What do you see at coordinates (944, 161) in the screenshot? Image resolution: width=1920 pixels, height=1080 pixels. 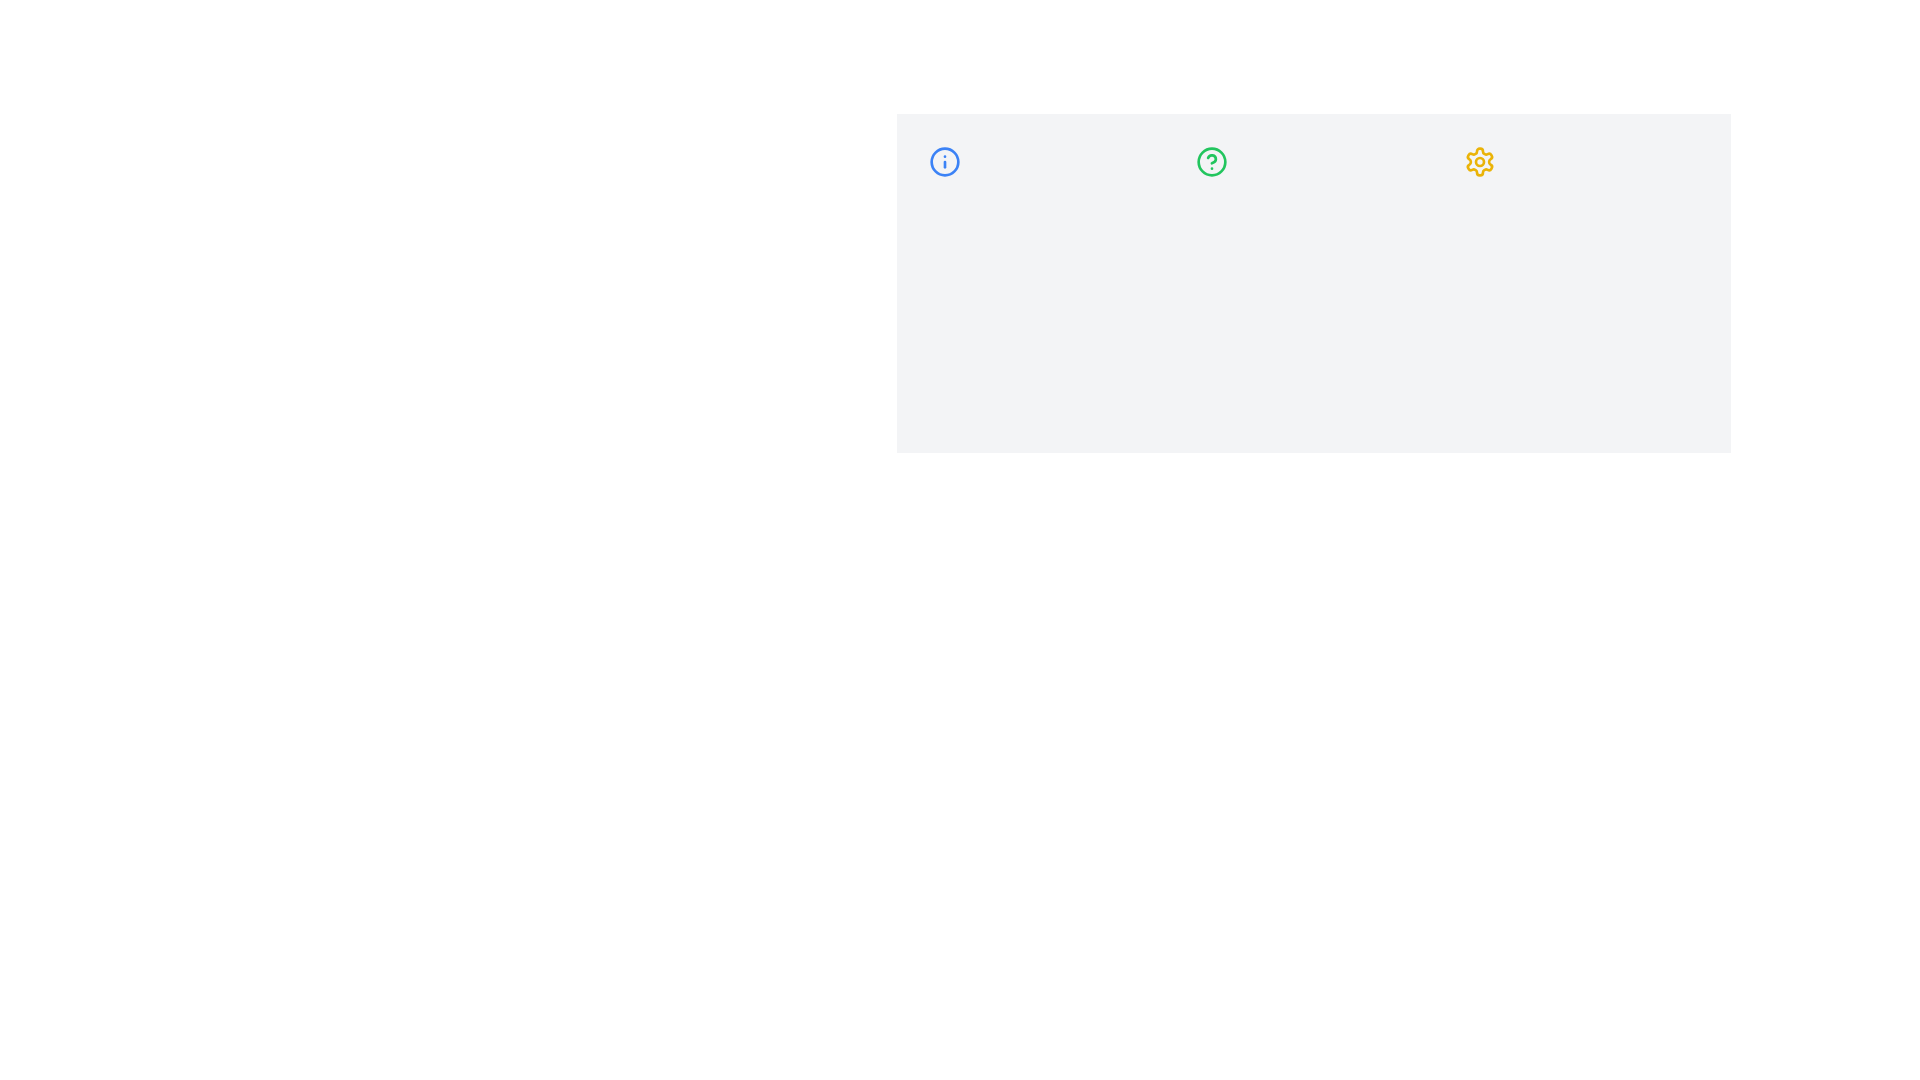 I see `the information indicator icon located on the upper-left side of the interface, which is the leftmost among three similar icons` at bounding box center [944, 161].